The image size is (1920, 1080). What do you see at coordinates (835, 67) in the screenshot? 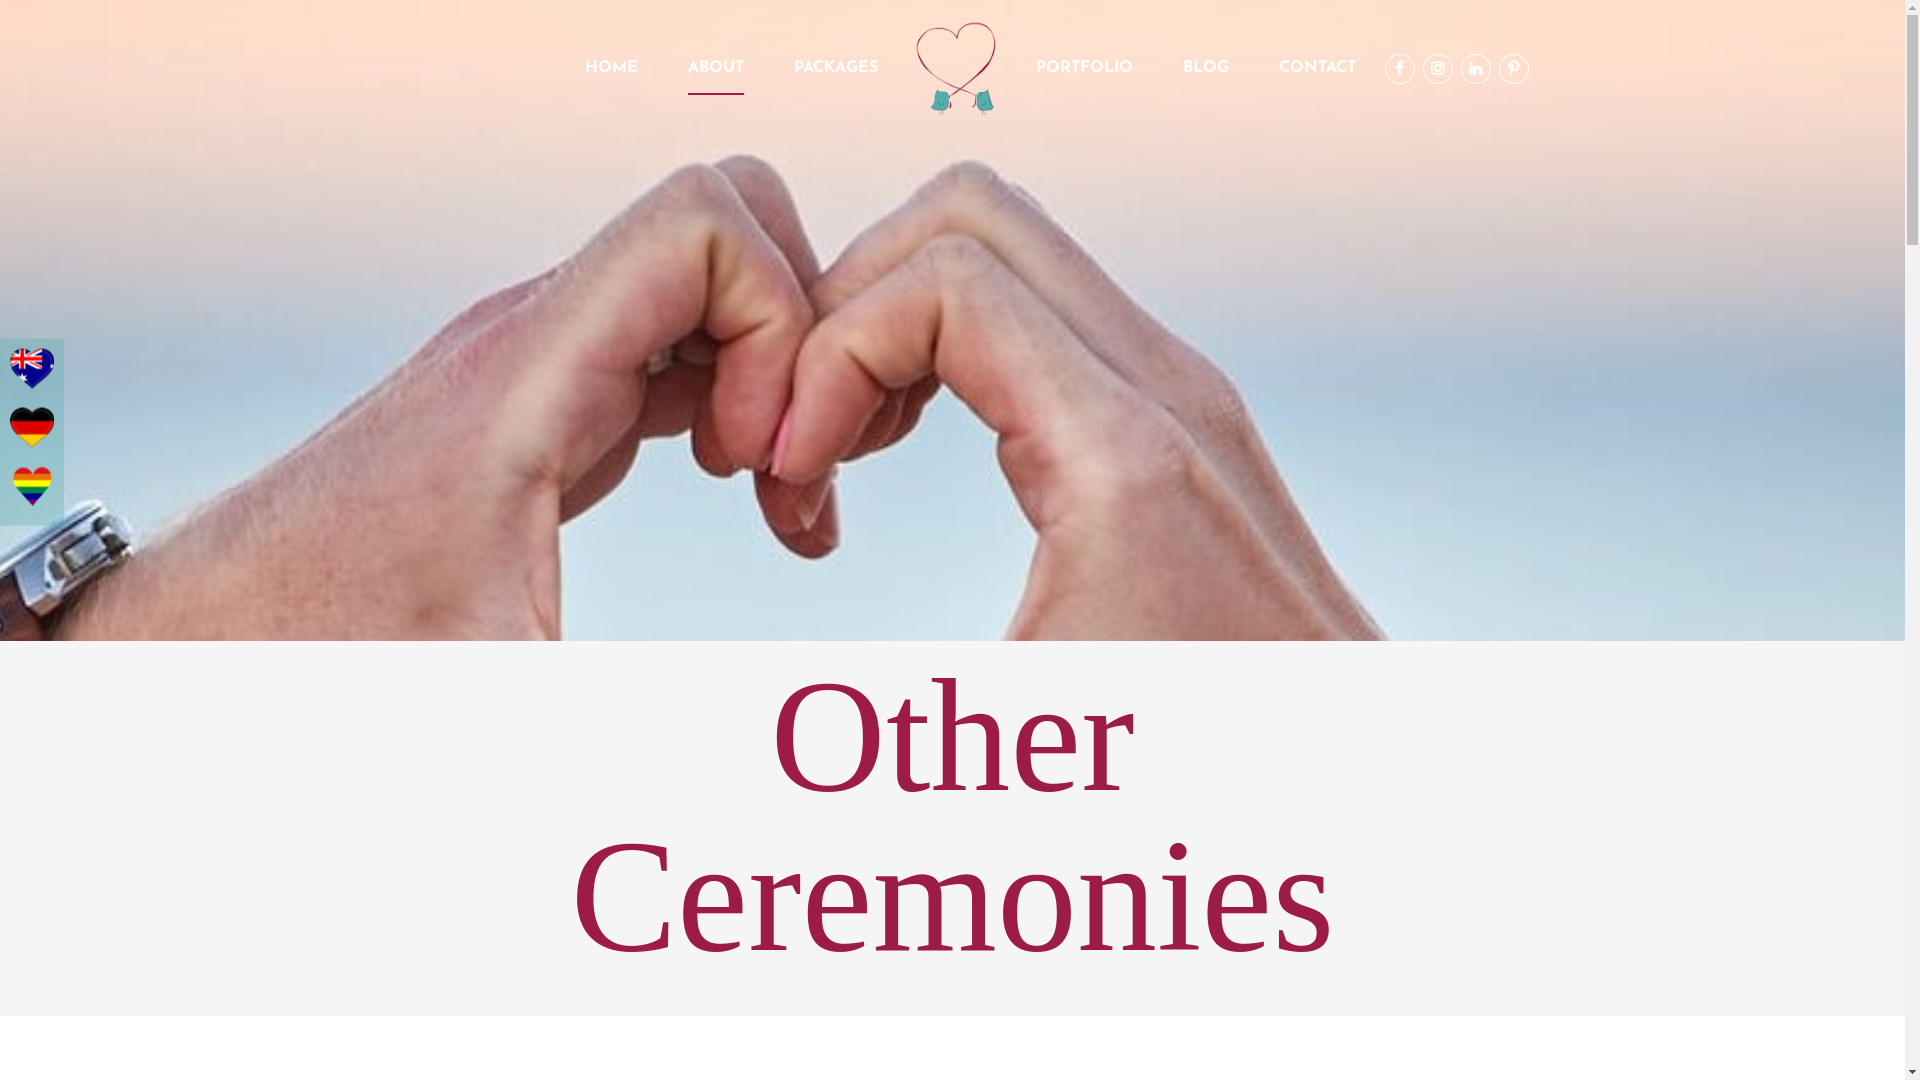
I see `'PACKAGES'` at bounding box center [835, 67].